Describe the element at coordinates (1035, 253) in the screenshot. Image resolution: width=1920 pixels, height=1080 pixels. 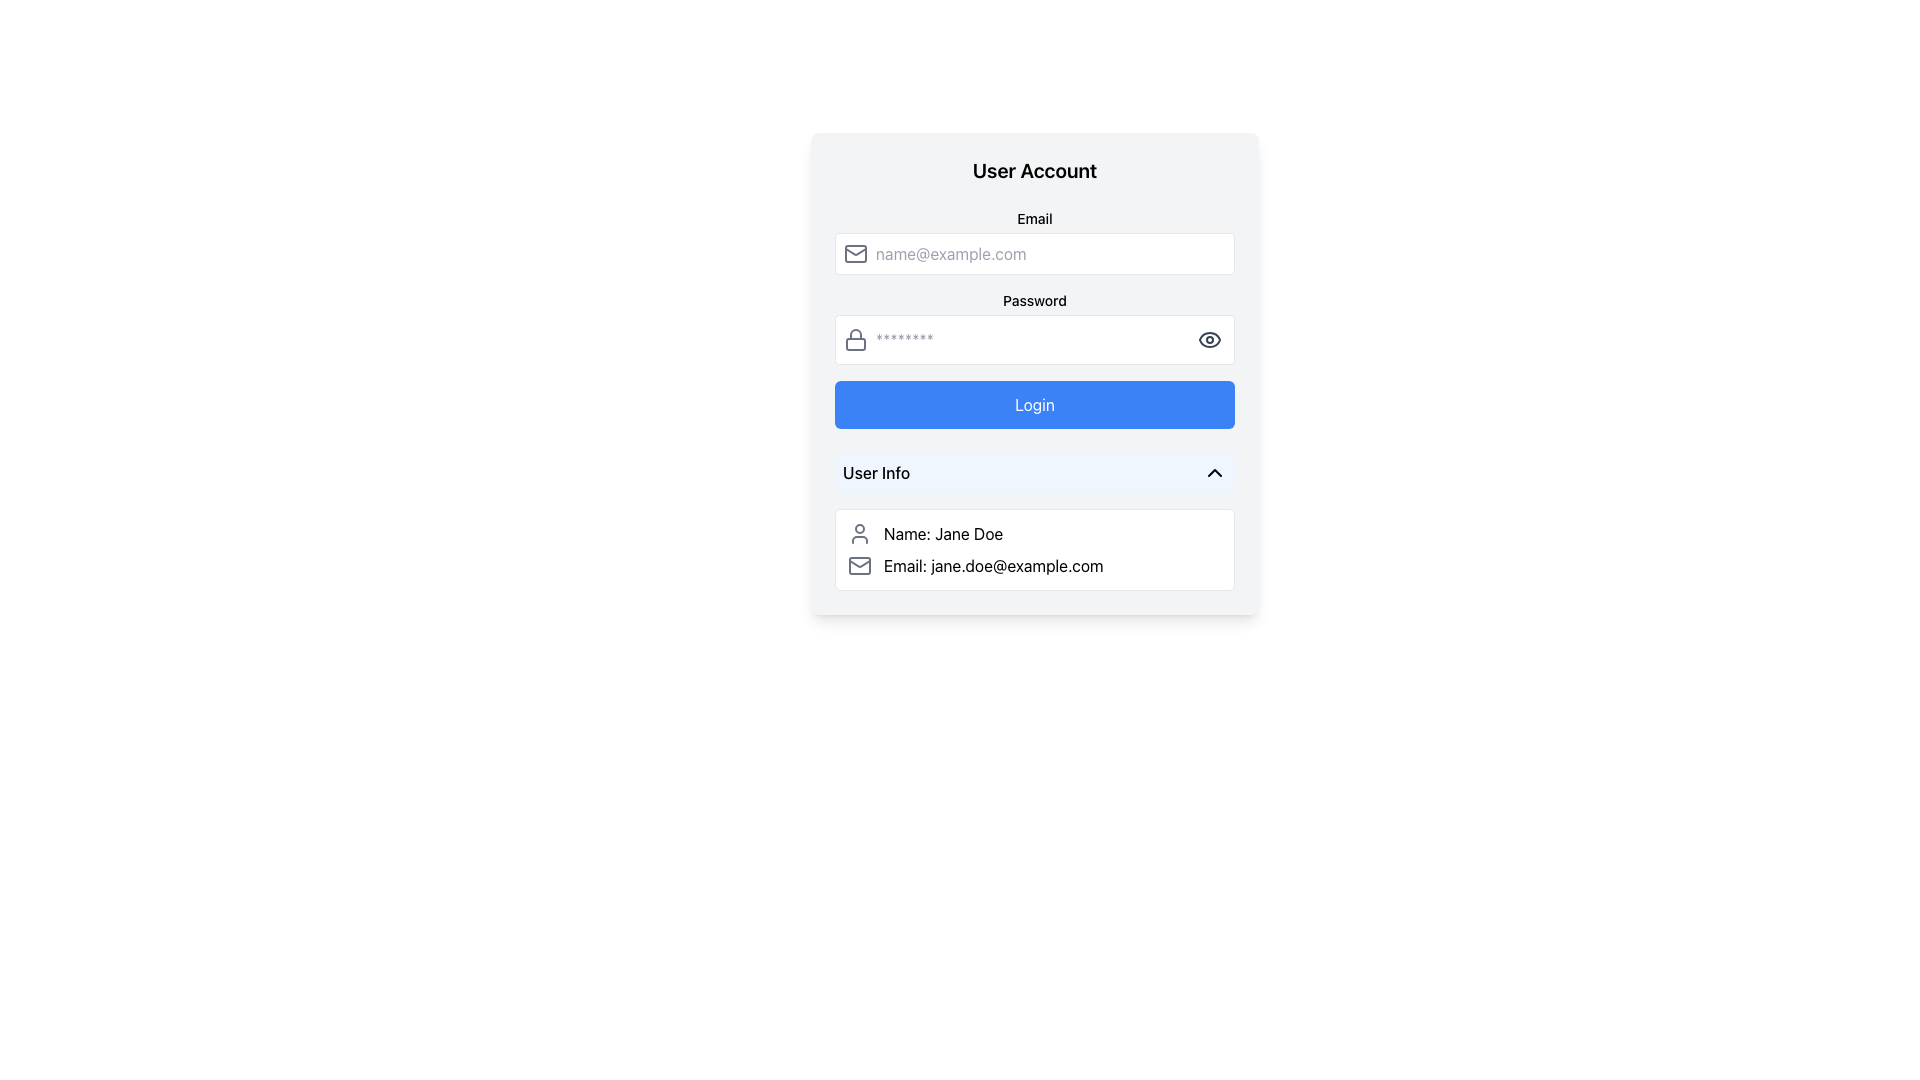
I see `the email input field located in the 'User Account' section of the form to focus it` at that location.